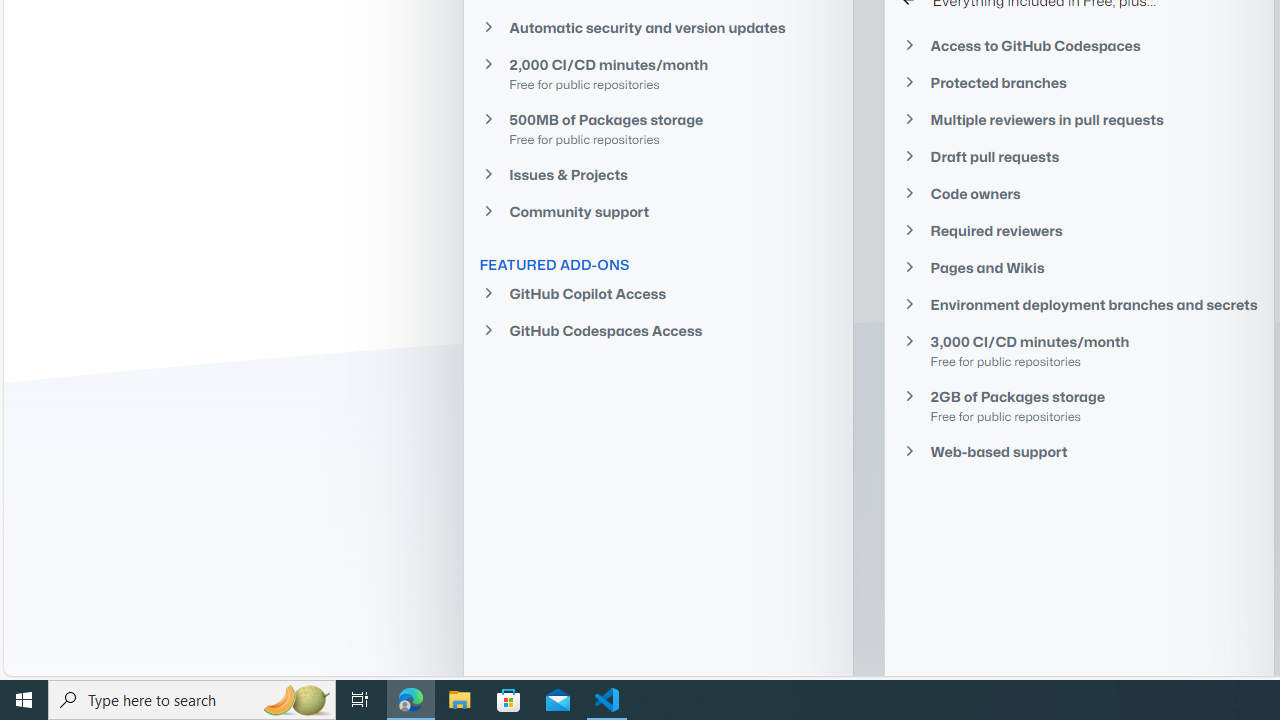 The width and height of the screenshot is (1280, 720). I want to click on 'GitHub Codespaces Access', so click(657, 329).